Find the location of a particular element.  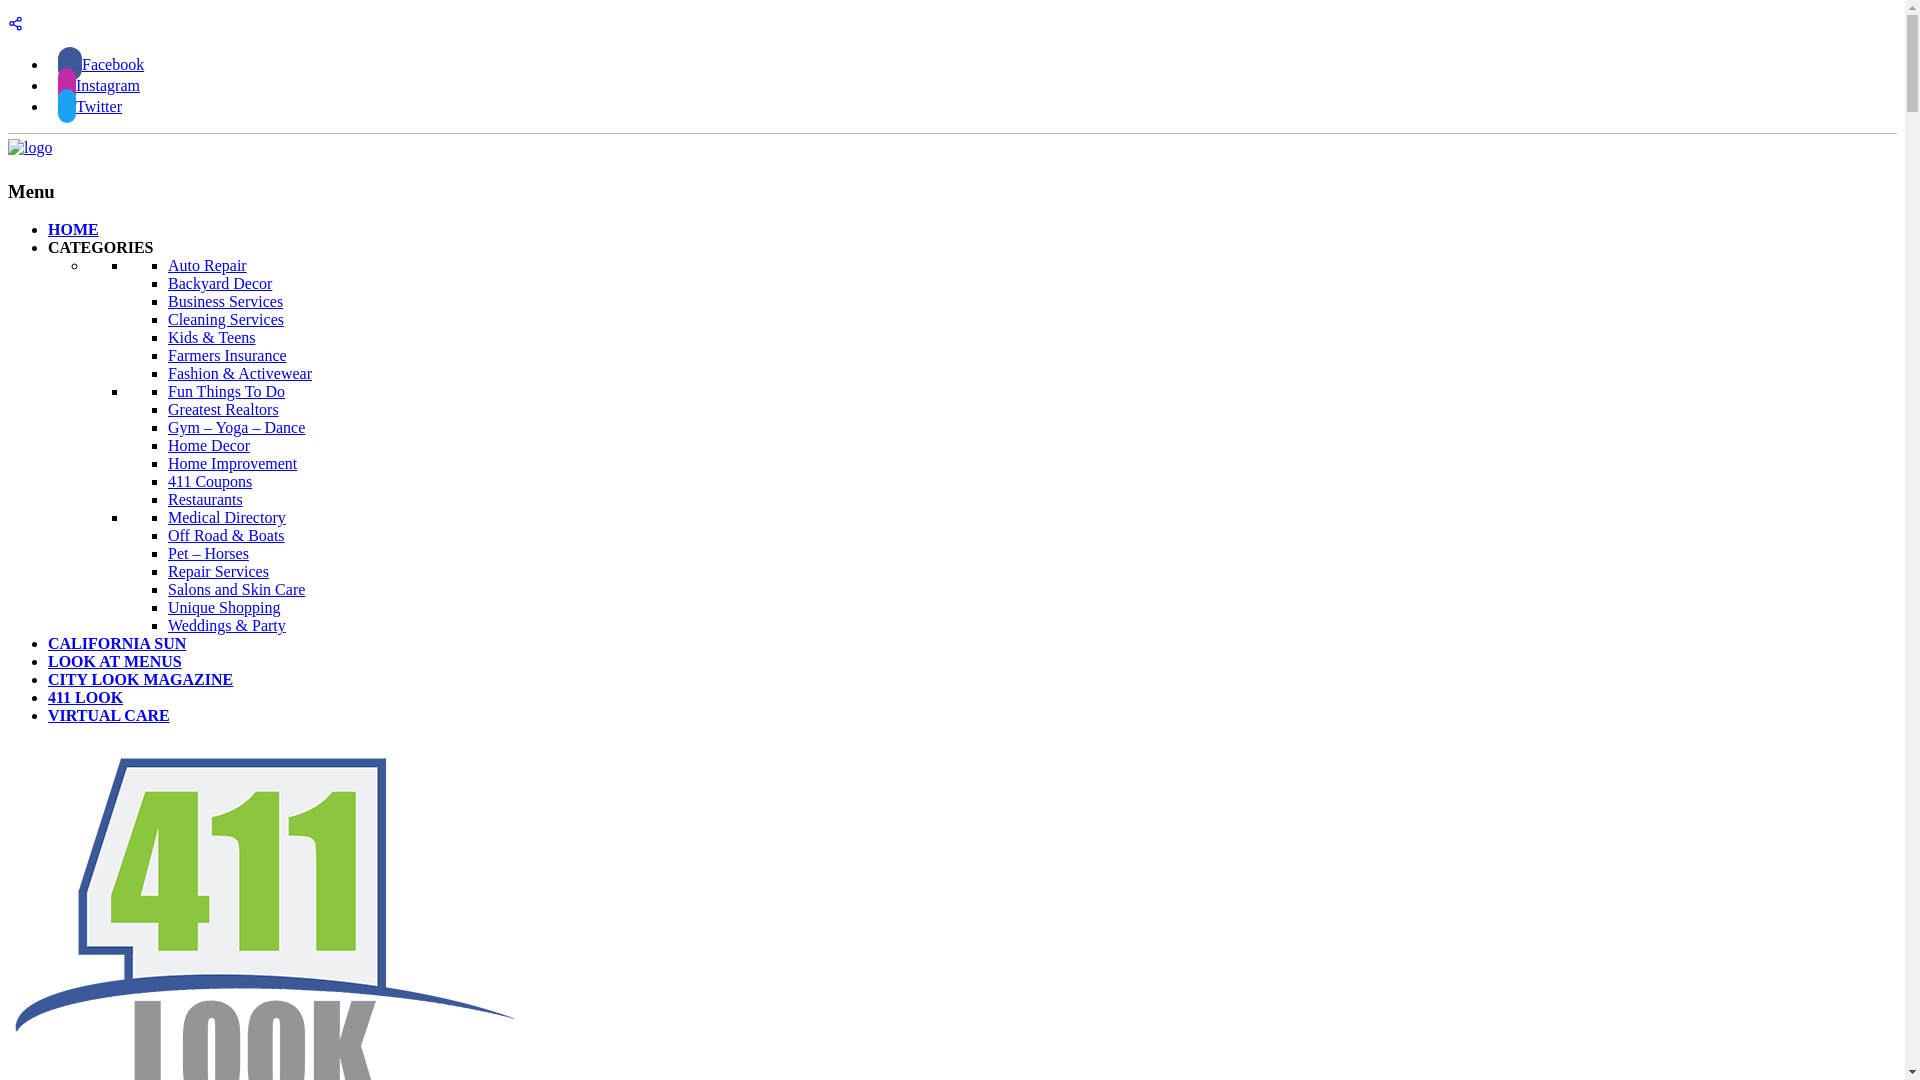

'Unique Shopping' is located at coordinates (224, 606).